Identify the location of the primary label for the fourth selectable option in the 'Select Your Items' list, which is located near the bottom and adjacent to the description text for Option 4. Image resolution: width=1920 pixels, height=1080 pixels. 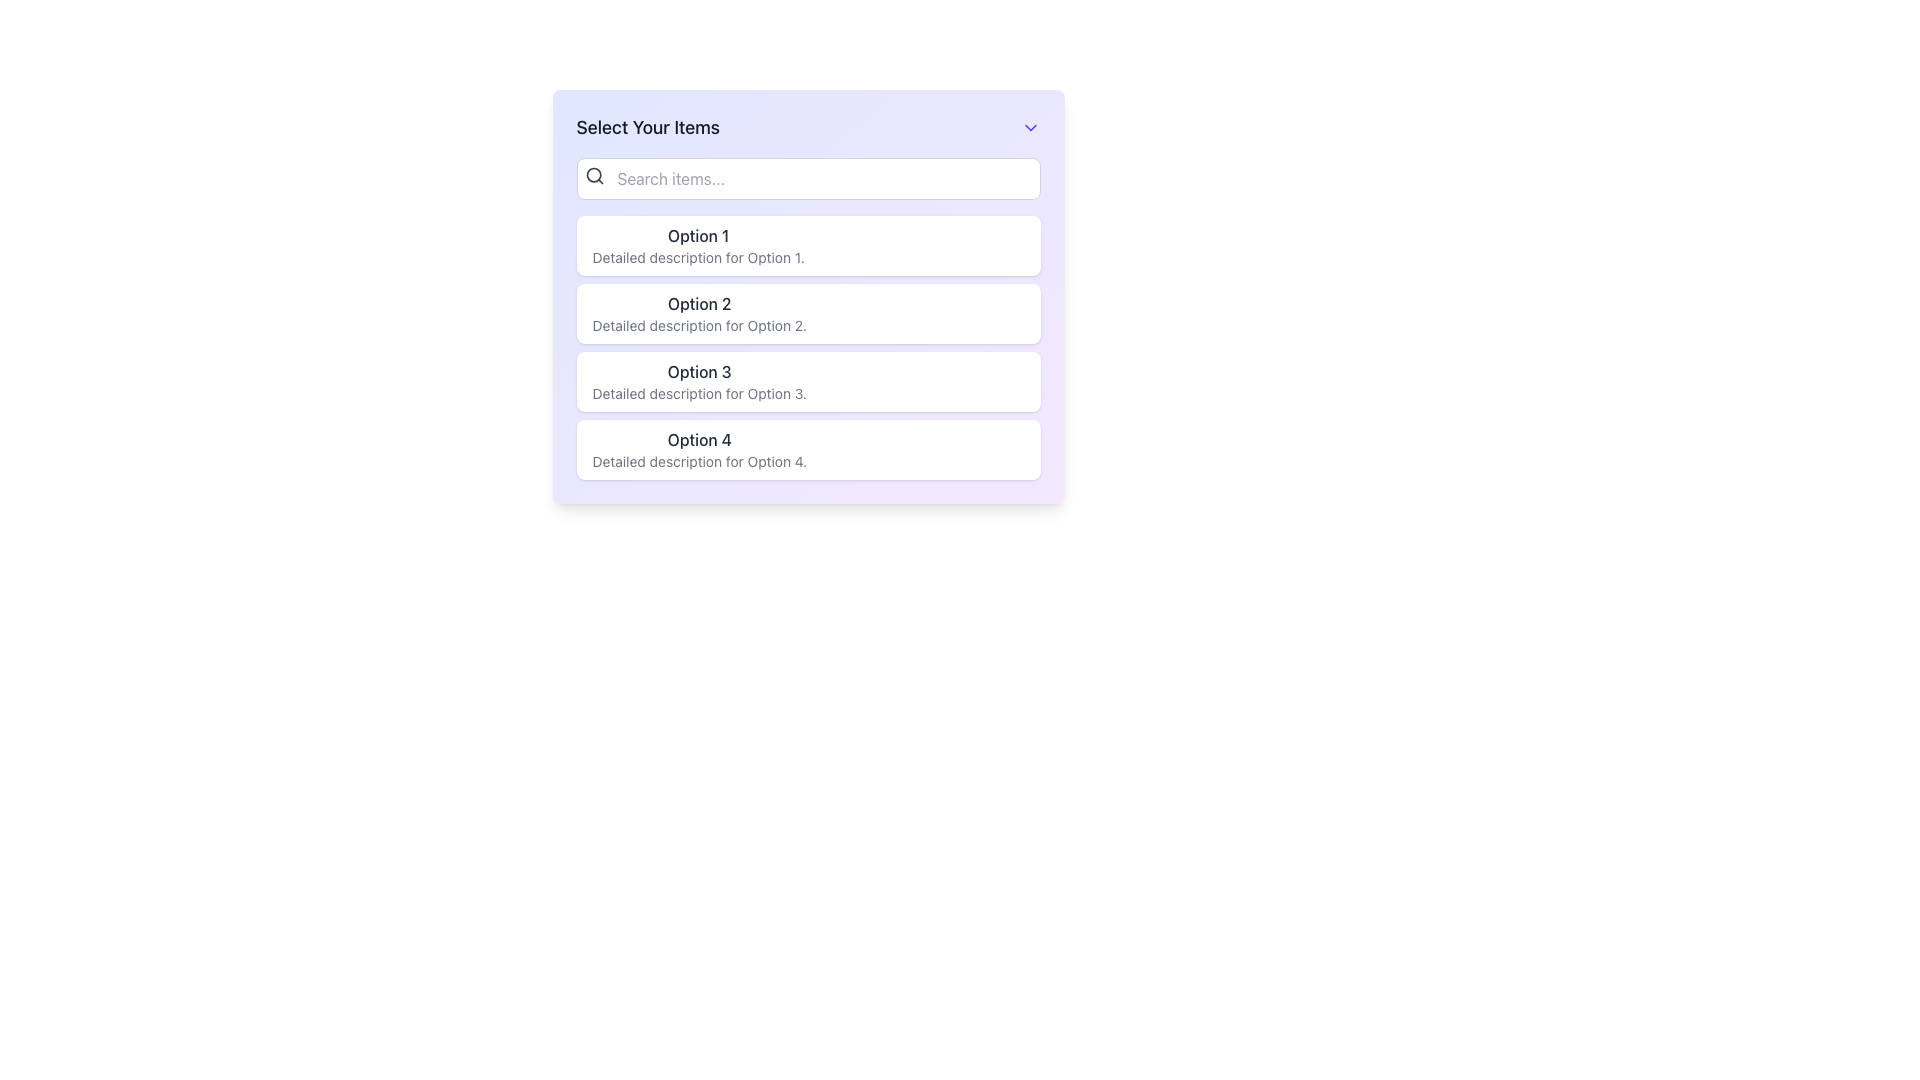
(699, 438).